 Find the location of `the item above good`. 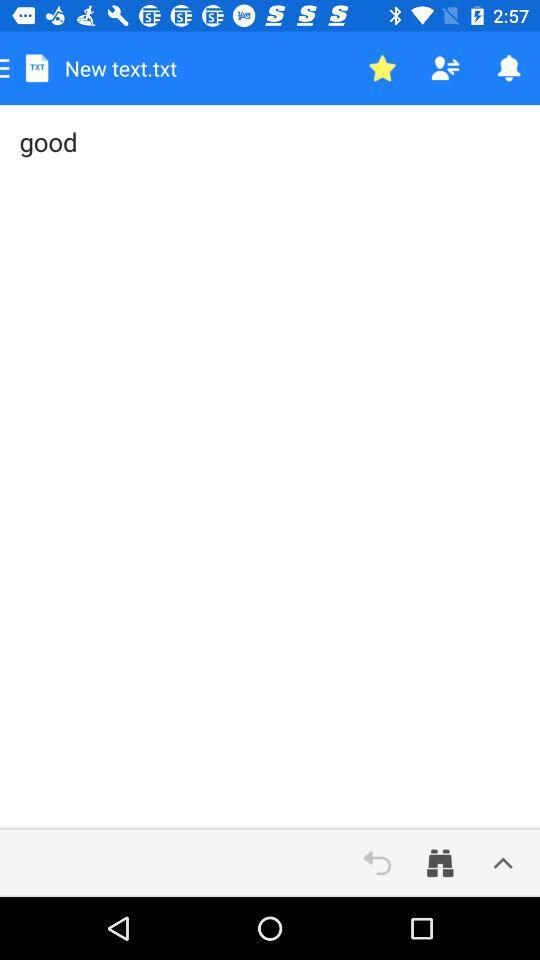

the item above good is located at coordinates (382, 68).